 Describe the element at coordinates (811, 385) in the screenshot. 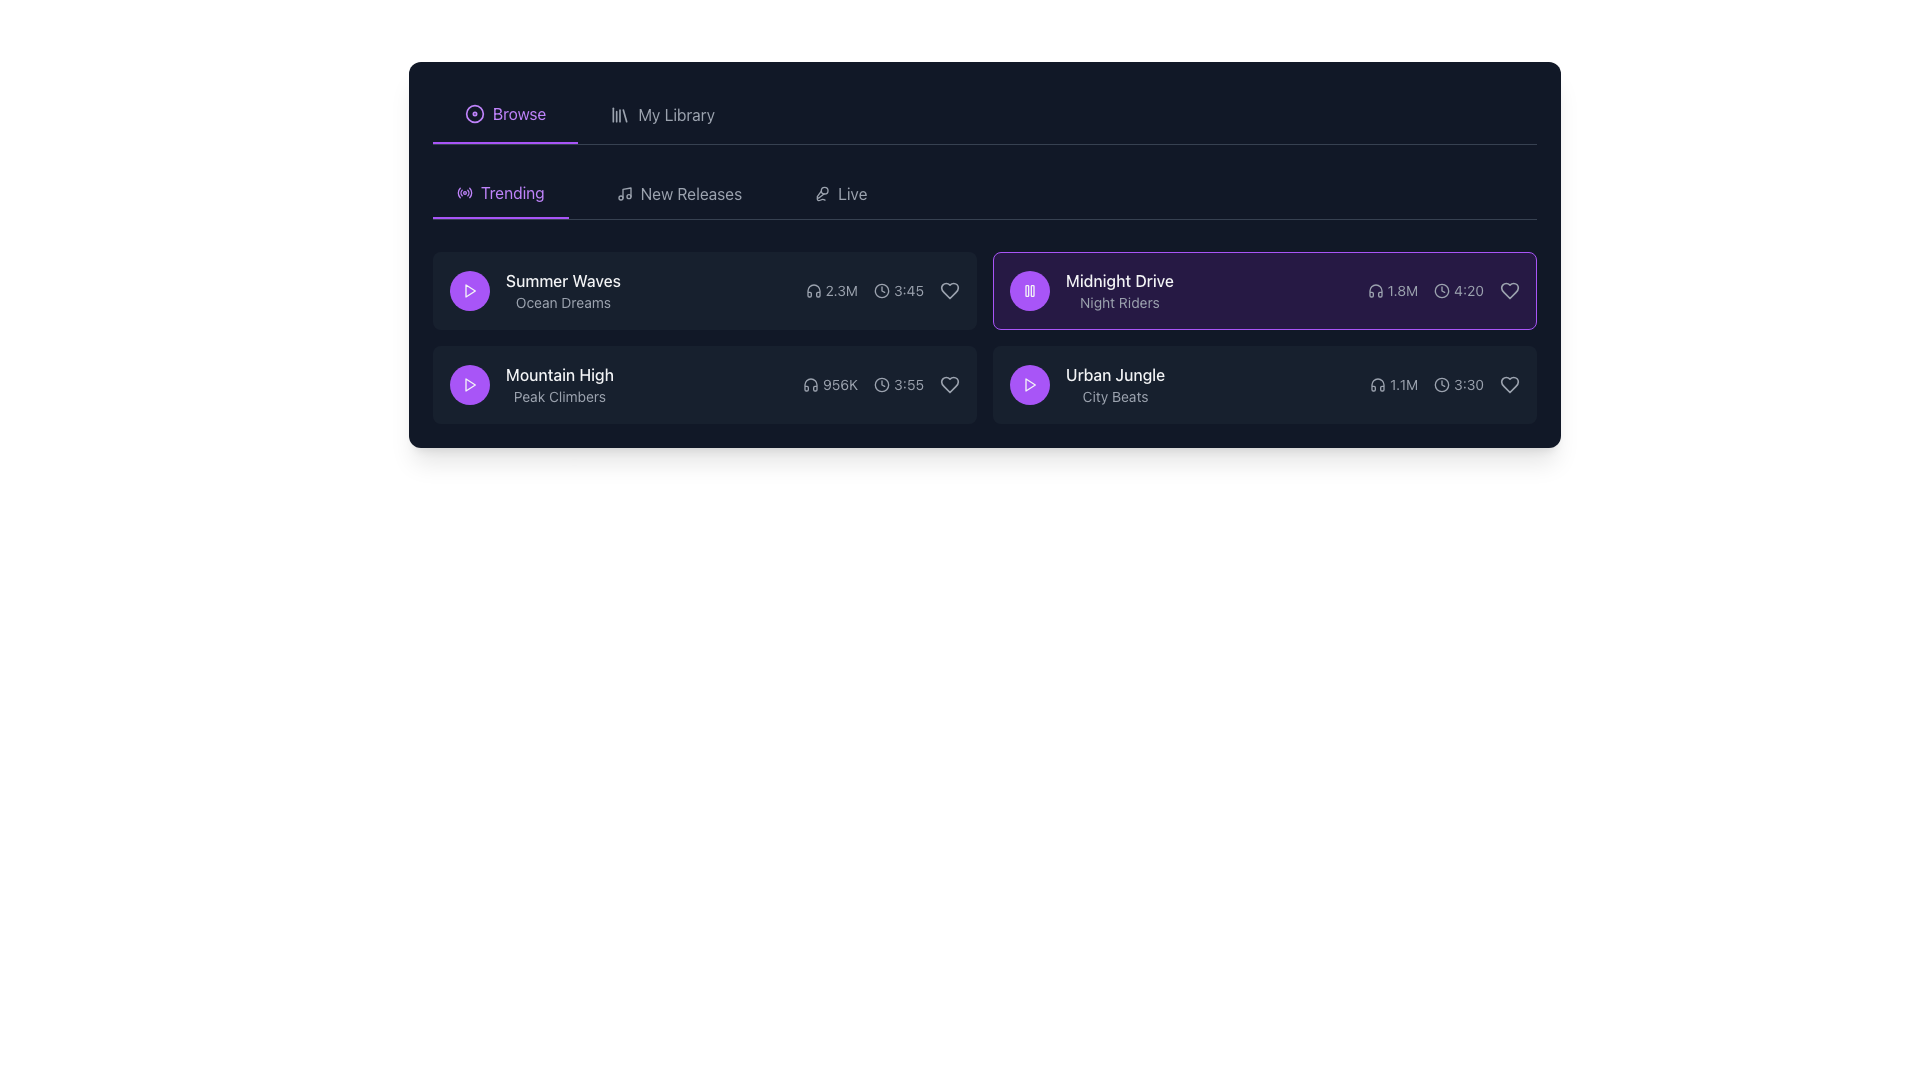

I see `the stylized headphones icon located in the playlist area to the left of the 'Midnight Drive' track details` at that location.